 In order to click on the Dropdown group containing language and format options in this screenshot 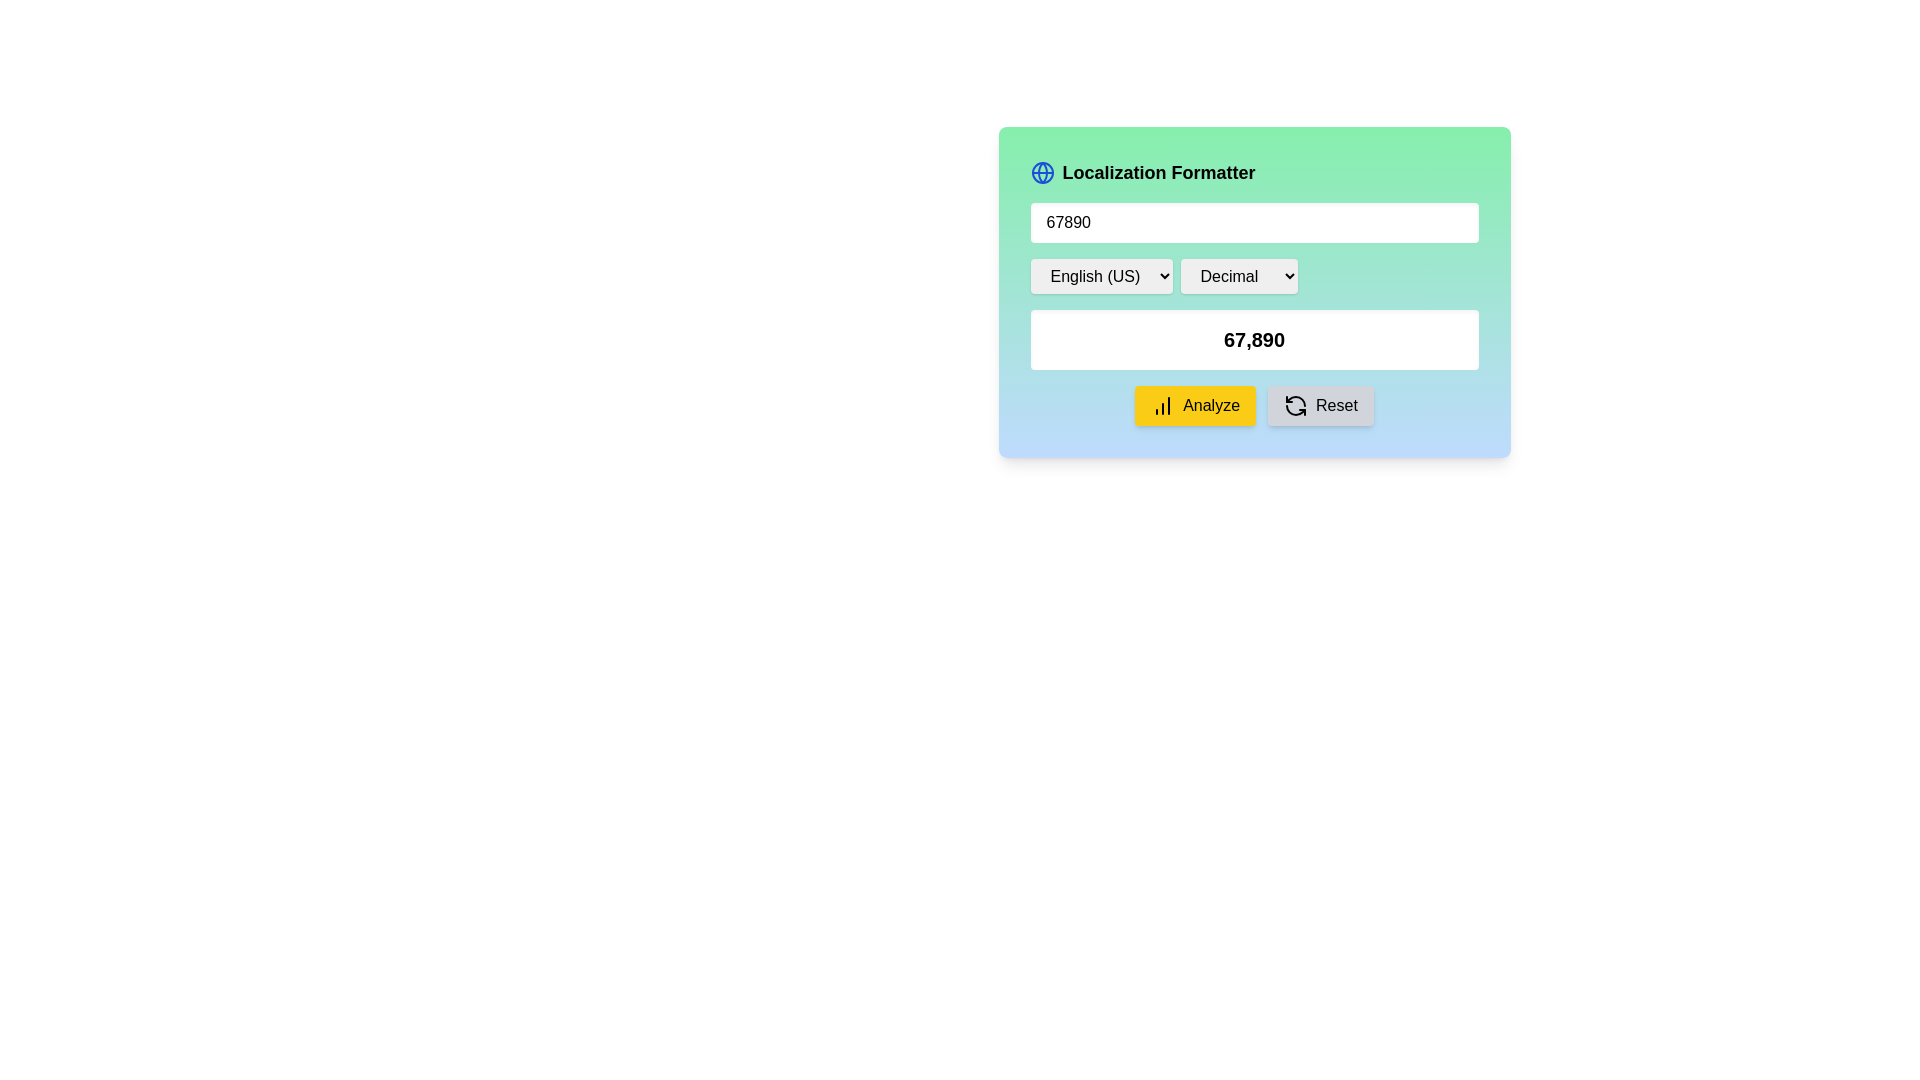, I will do `click(1253, 276)`.